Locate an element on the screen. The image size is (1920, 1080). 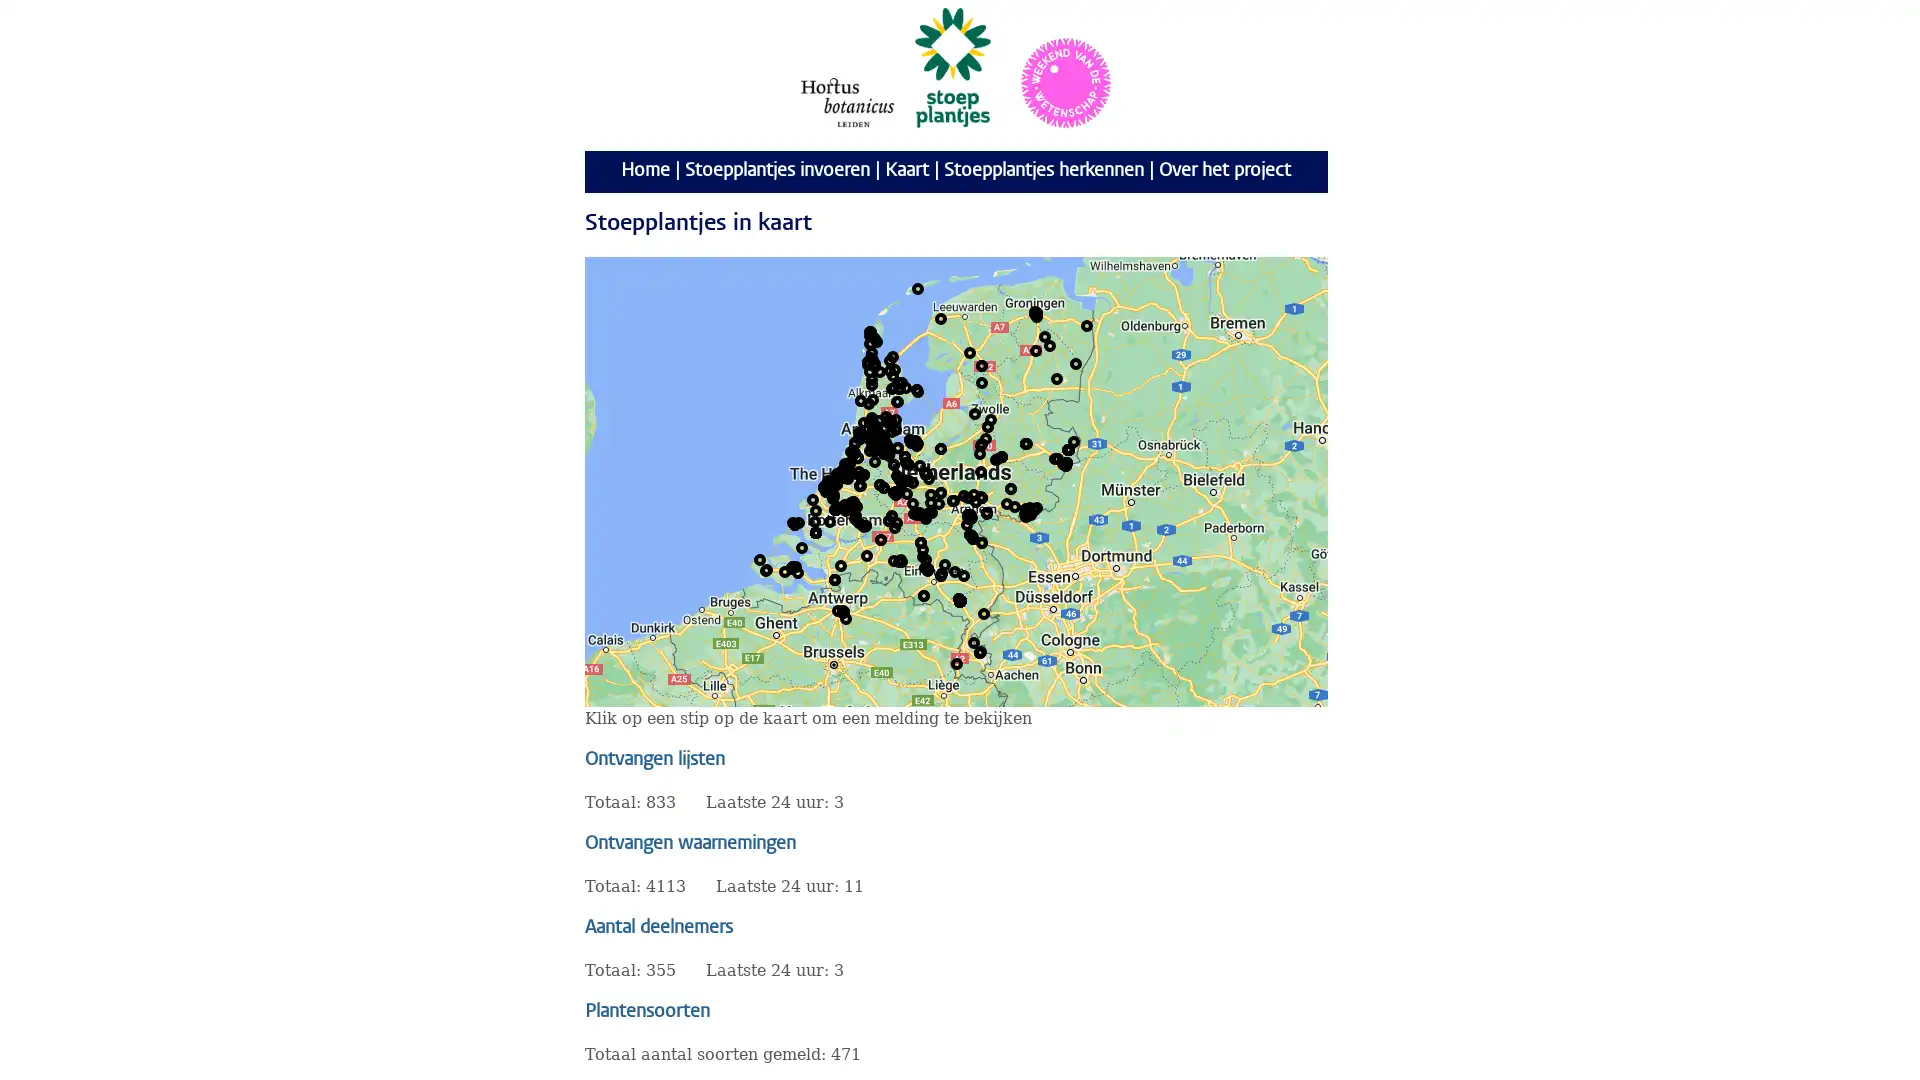
Telling van Judith op 03 juni 2022 is located at coordinates (795, 566).